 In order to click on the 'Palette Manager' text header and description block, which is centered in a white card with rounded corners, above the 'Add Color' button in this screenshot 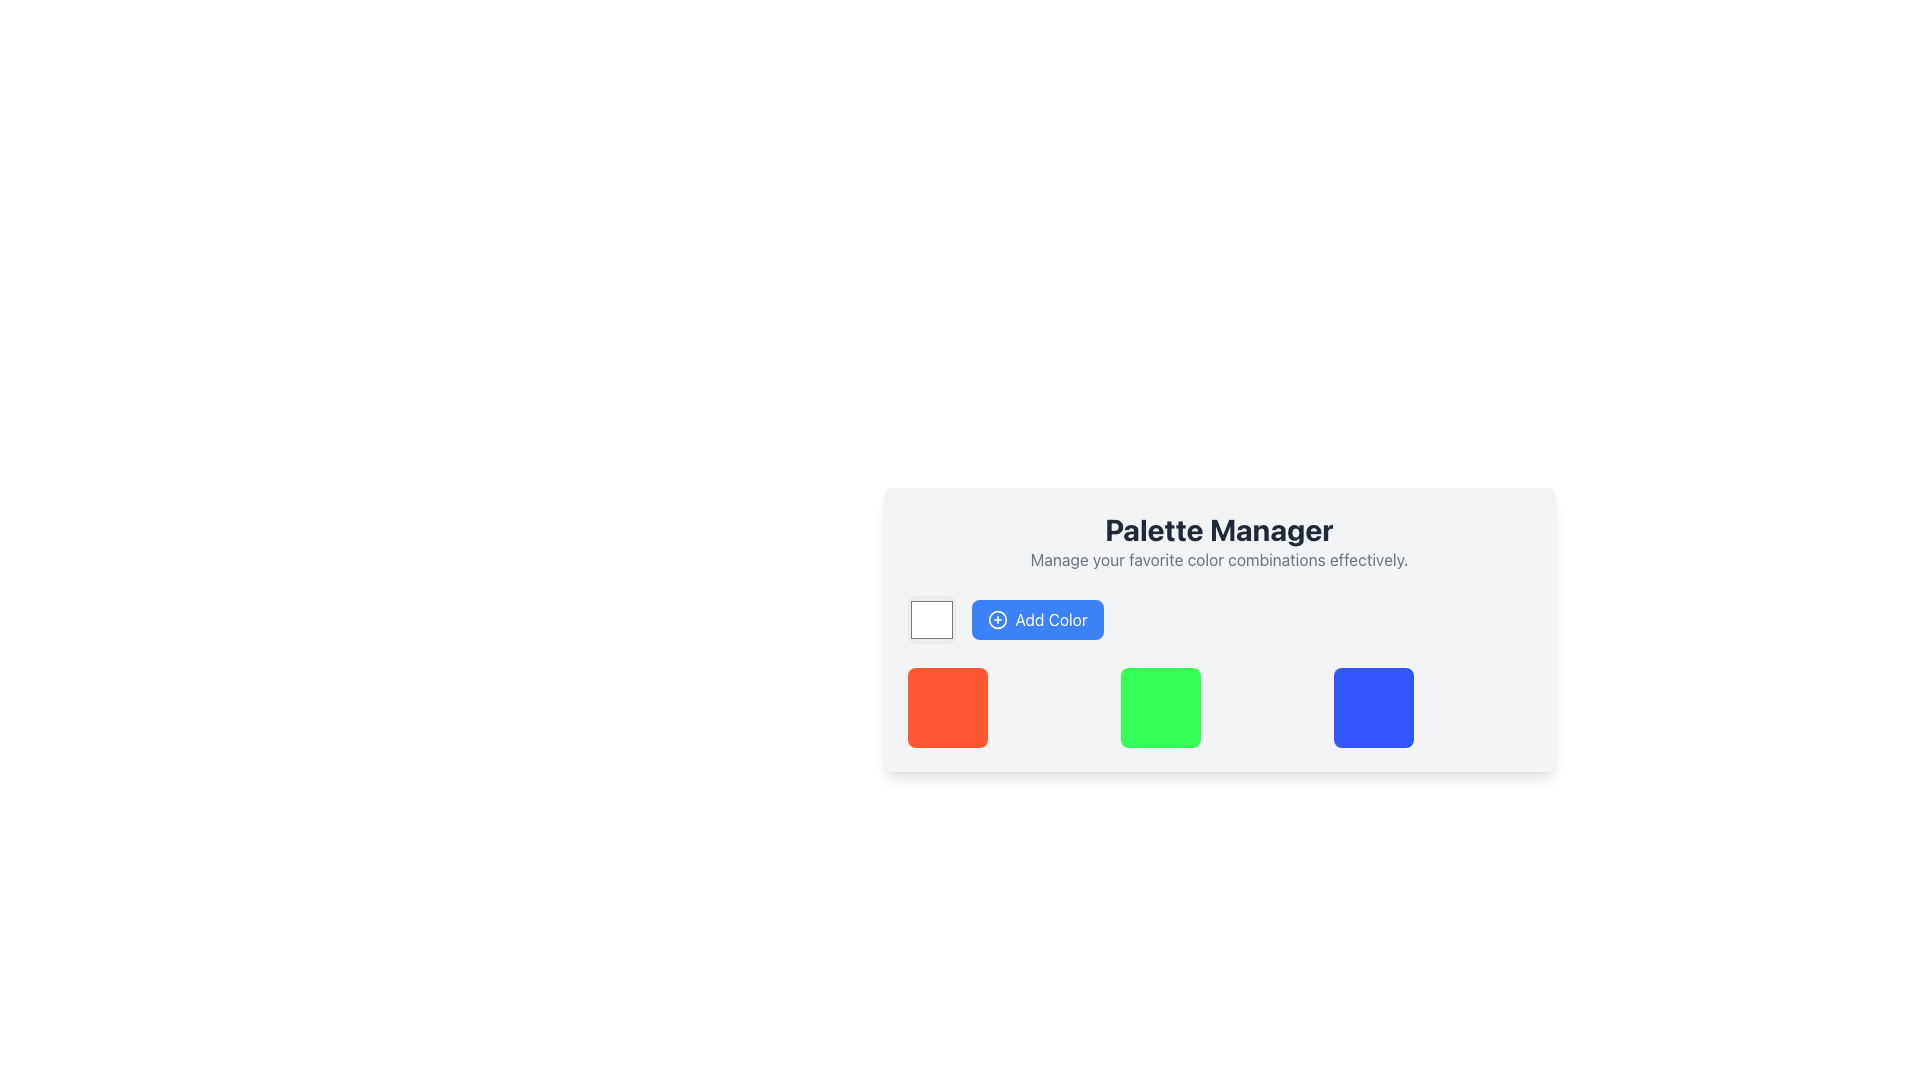, I will do `click(1218, 542)`.